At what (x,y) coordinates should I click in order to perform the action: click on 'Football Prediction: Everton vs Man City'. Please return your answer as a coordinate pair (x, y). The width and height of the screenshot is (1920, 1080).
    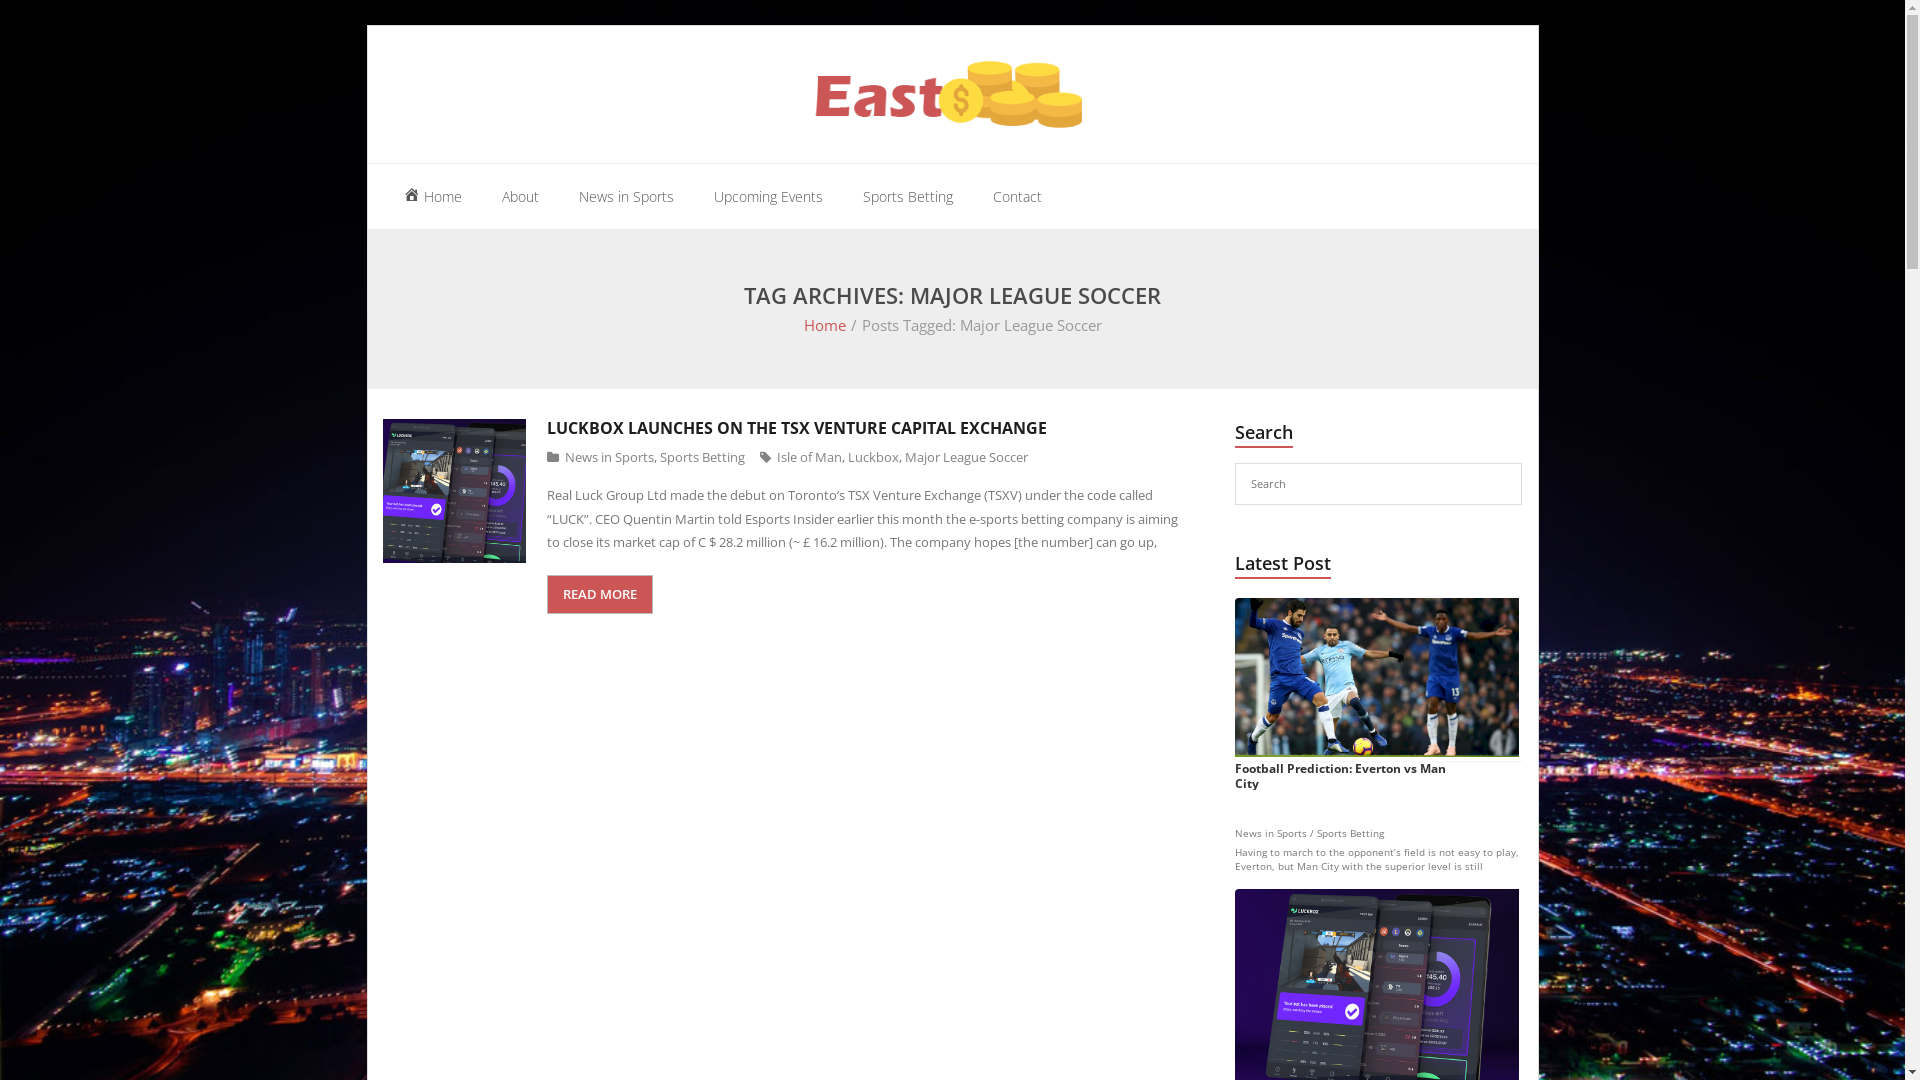
    Looking at the image, I should click on (1233, 693).